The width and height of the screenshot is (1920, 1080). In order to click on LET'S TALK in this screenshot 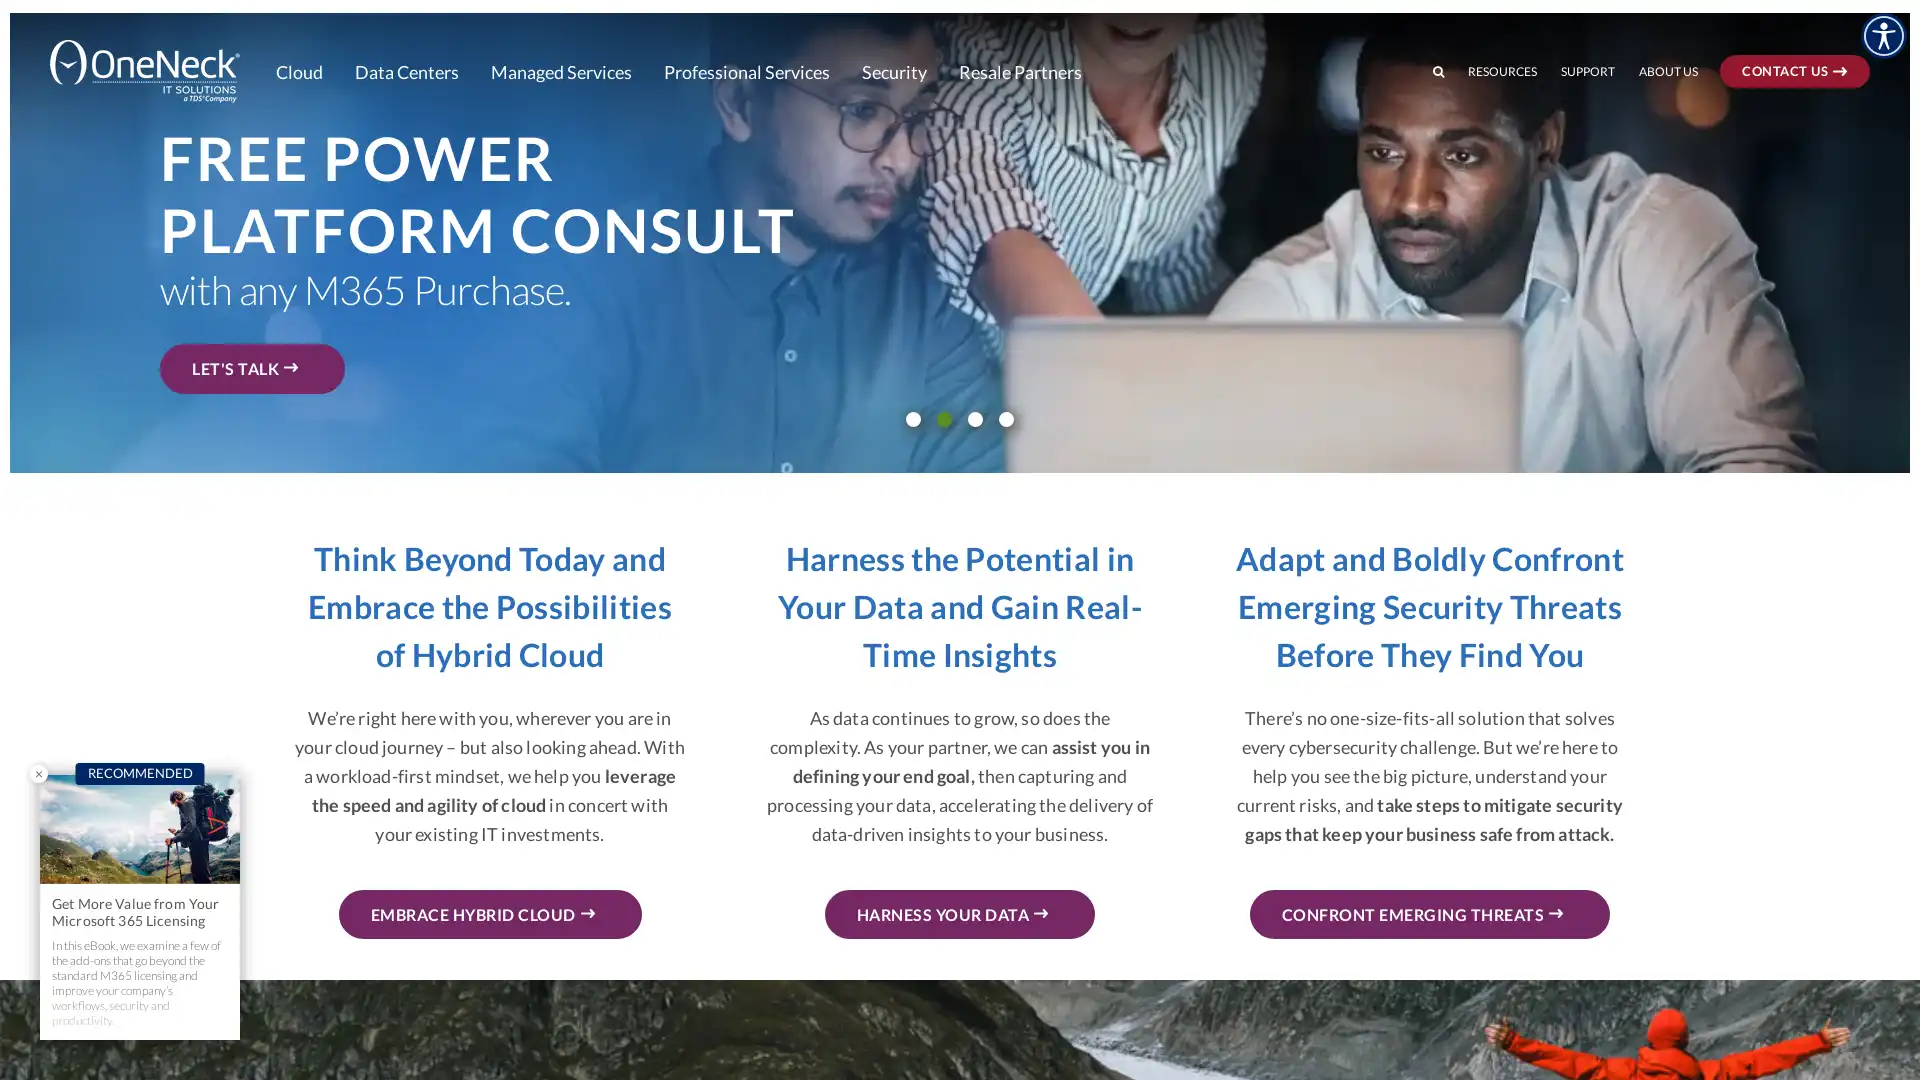, I will do `click(251, 368)`.